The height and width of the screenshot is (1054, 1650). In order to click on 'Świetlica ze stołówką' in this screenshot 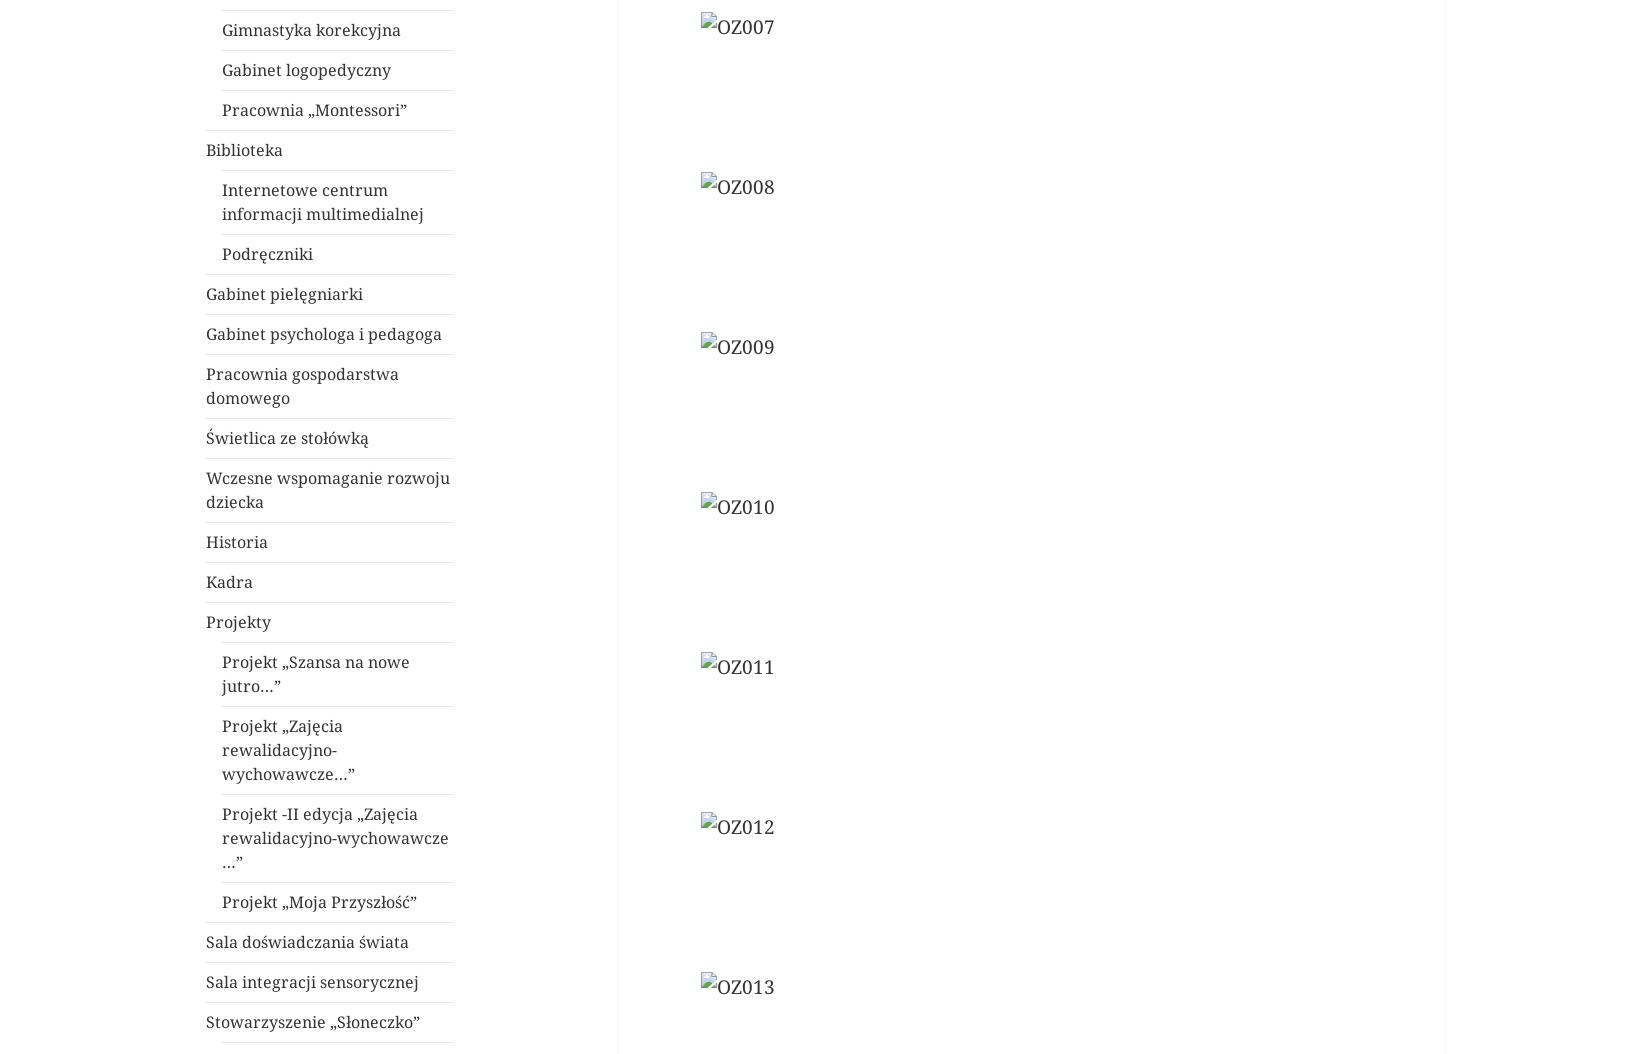, I will do `click(287, 438)`.